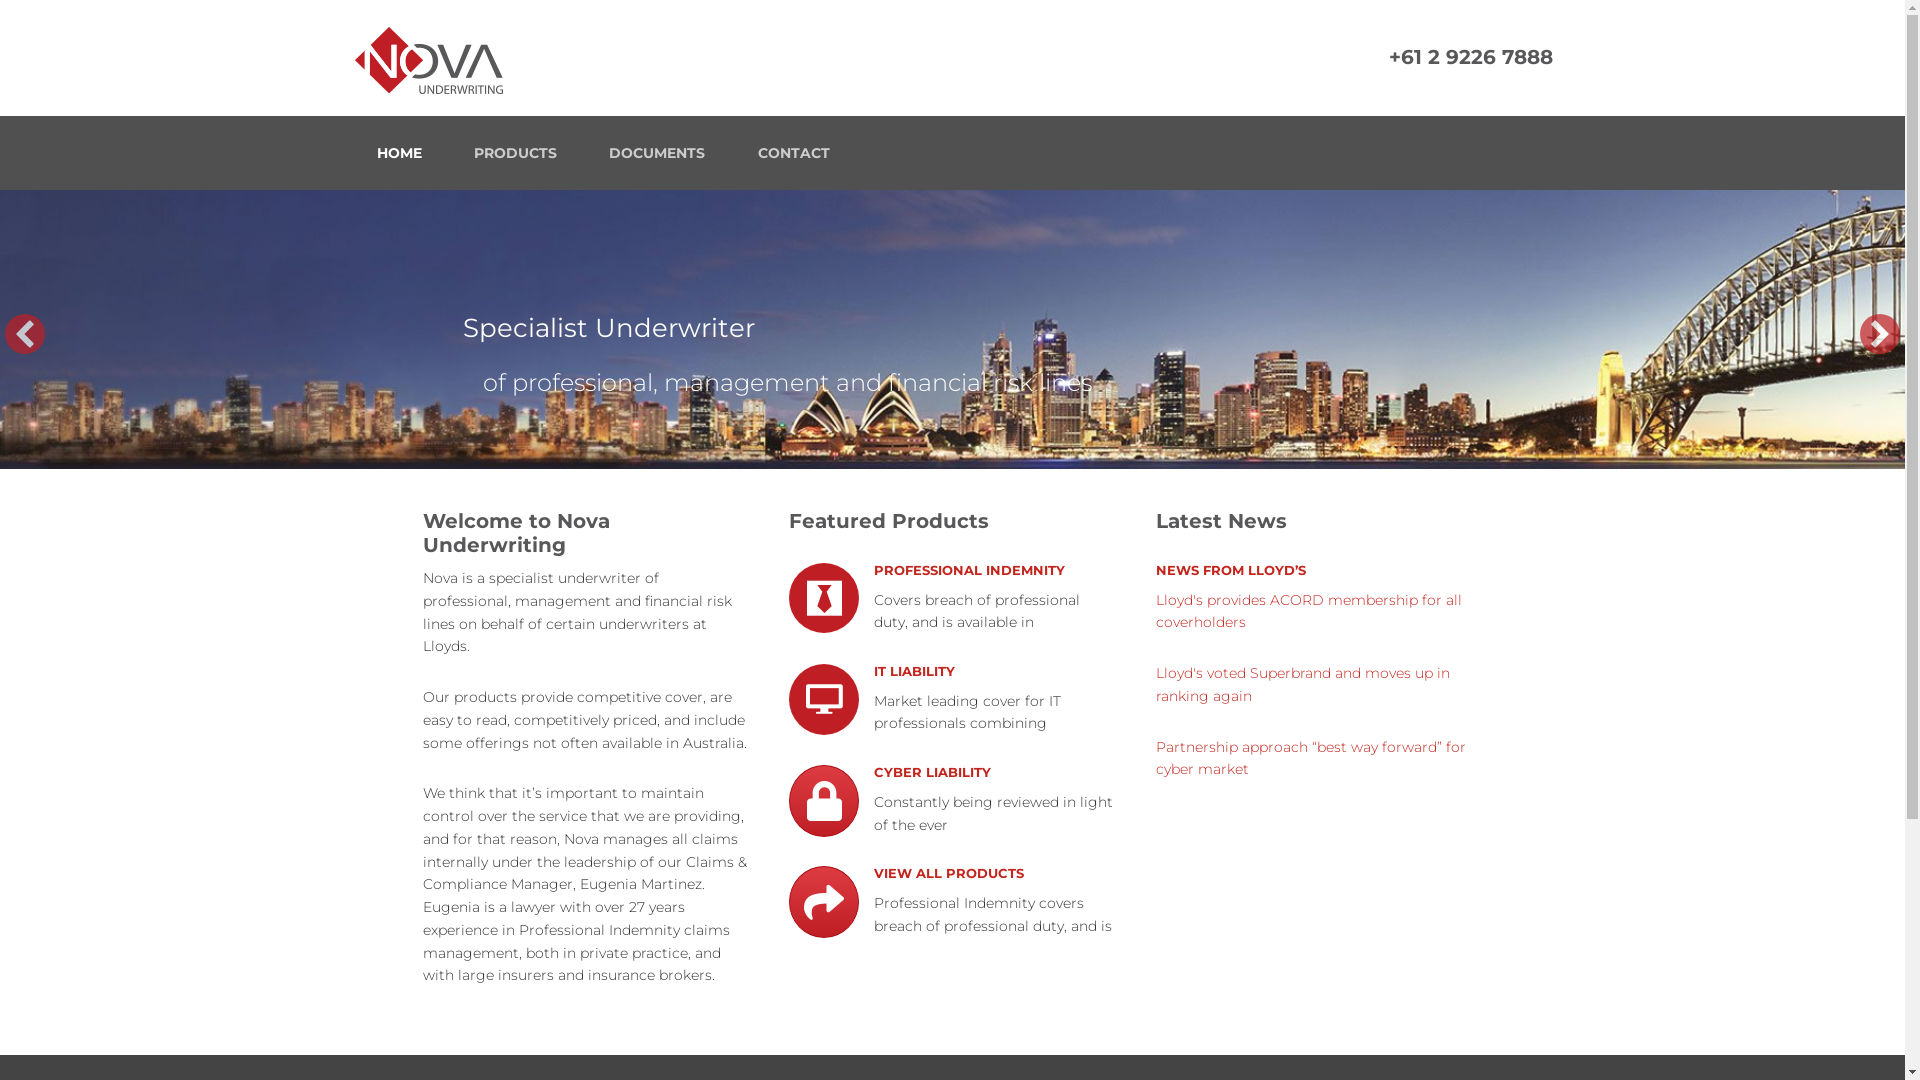  What do you see at coordinates (398, 152) in the screenshot?
I see `'HOME'` at bounding box center [398, 152].